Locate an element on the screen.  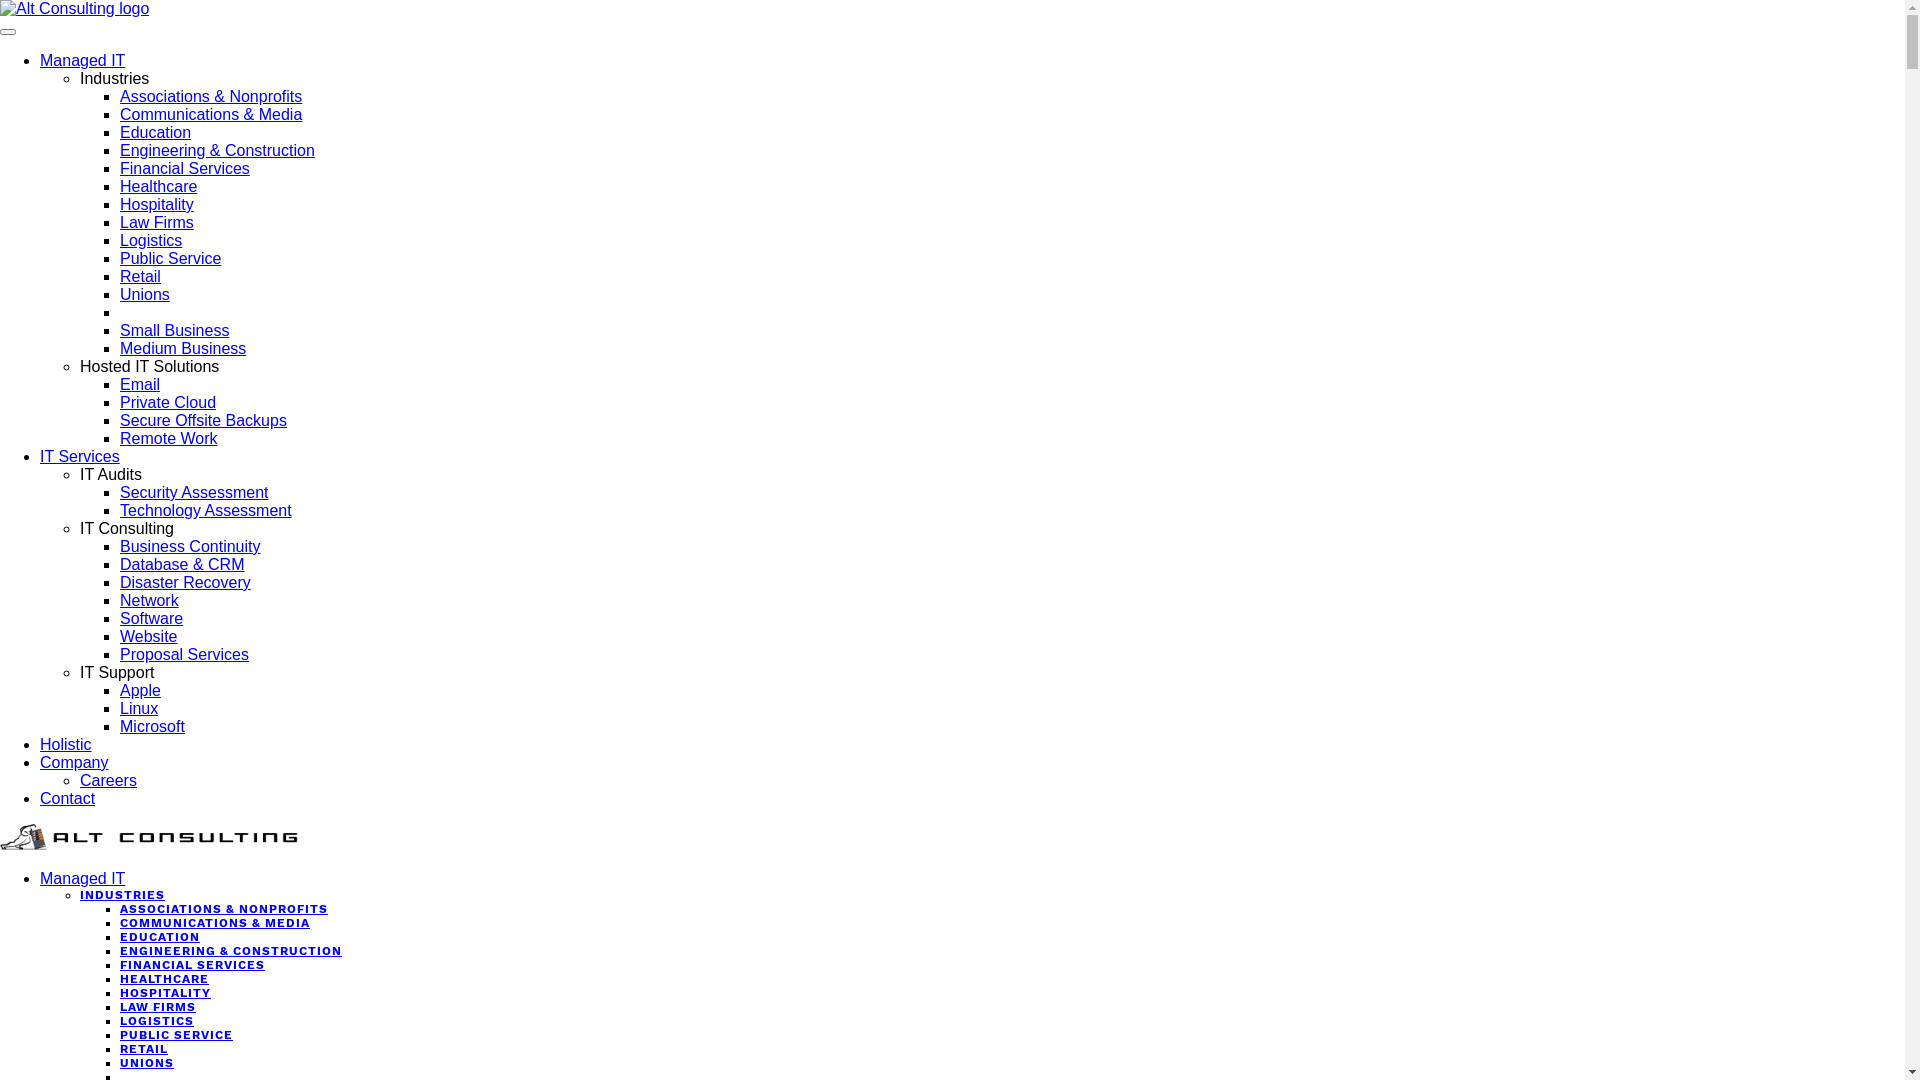
'Medium Business' is located at coordinates (182, 347).